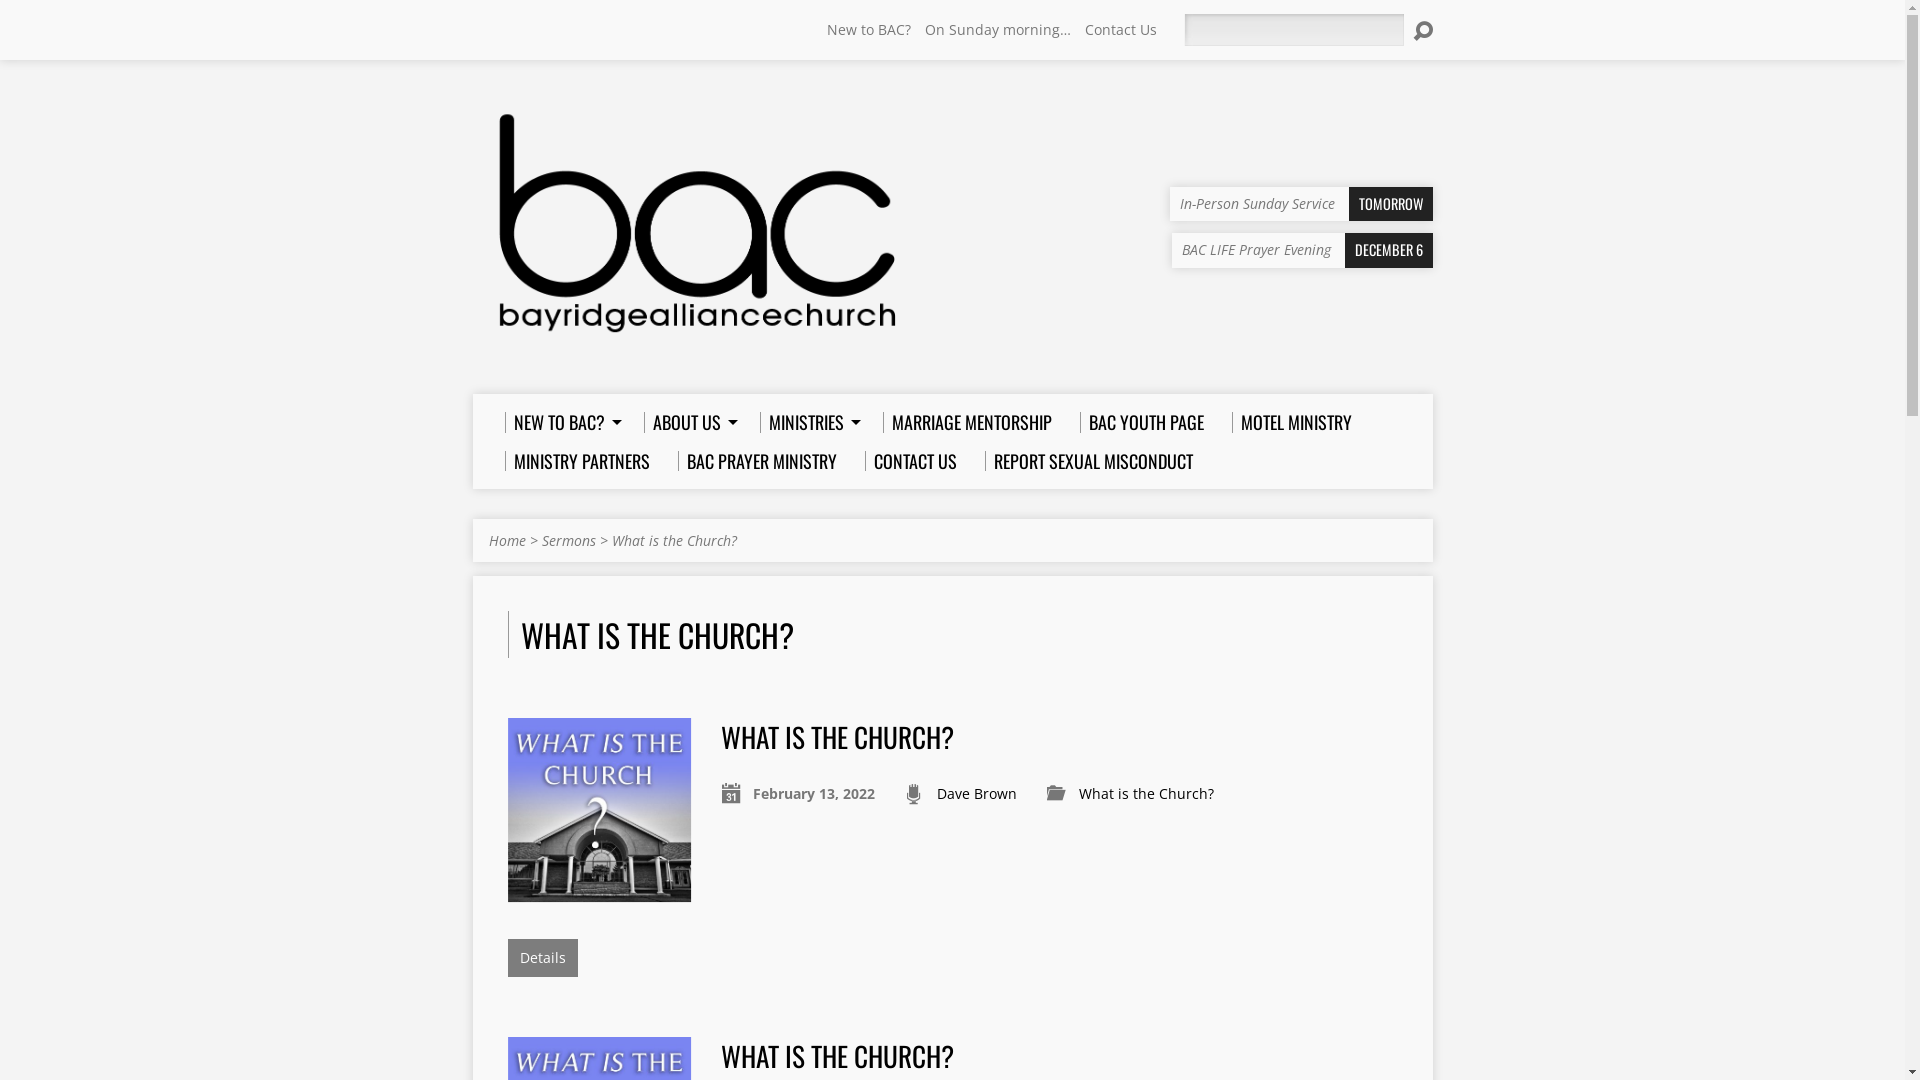 This screenshot has height=1080, width=1920. Describe the element at coordinates (508, 956) in the screenshot. I see `'Details'` at that location.